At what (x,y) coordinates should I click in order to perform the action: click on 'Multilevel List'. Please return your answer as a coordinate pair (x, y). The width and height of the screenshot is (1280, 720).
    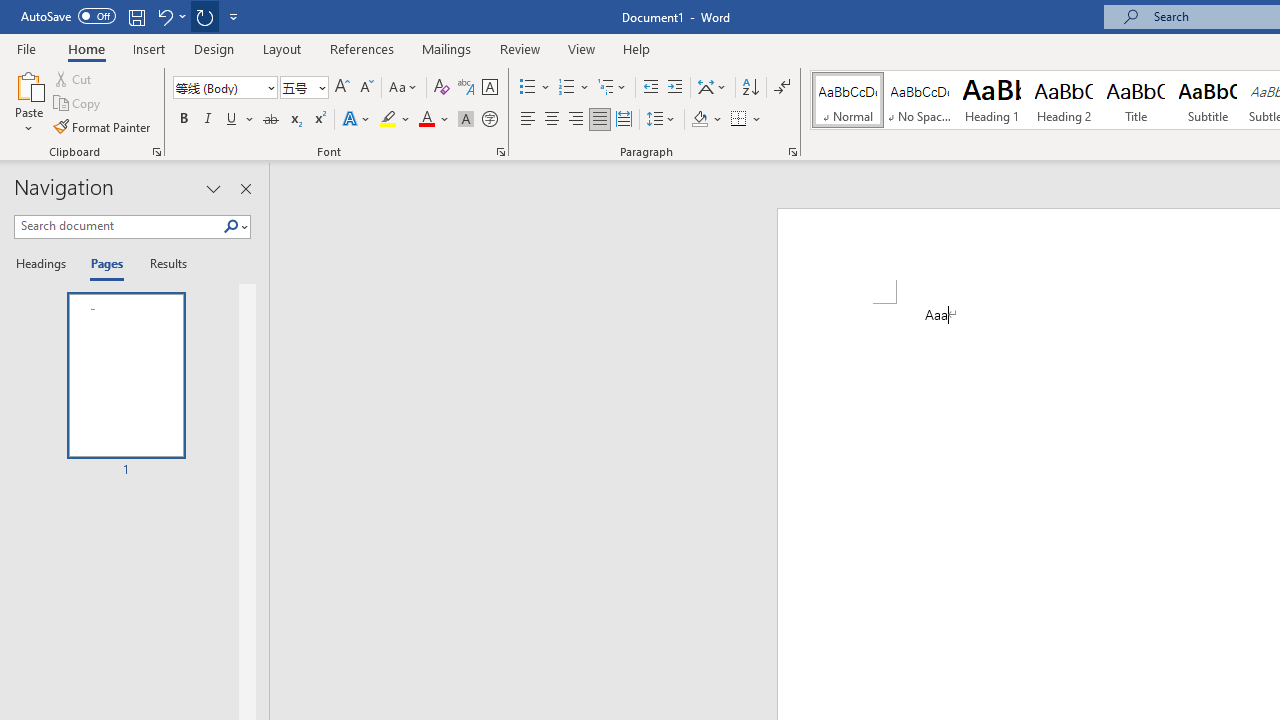
    Looking at the image, I should click on (612, 86).